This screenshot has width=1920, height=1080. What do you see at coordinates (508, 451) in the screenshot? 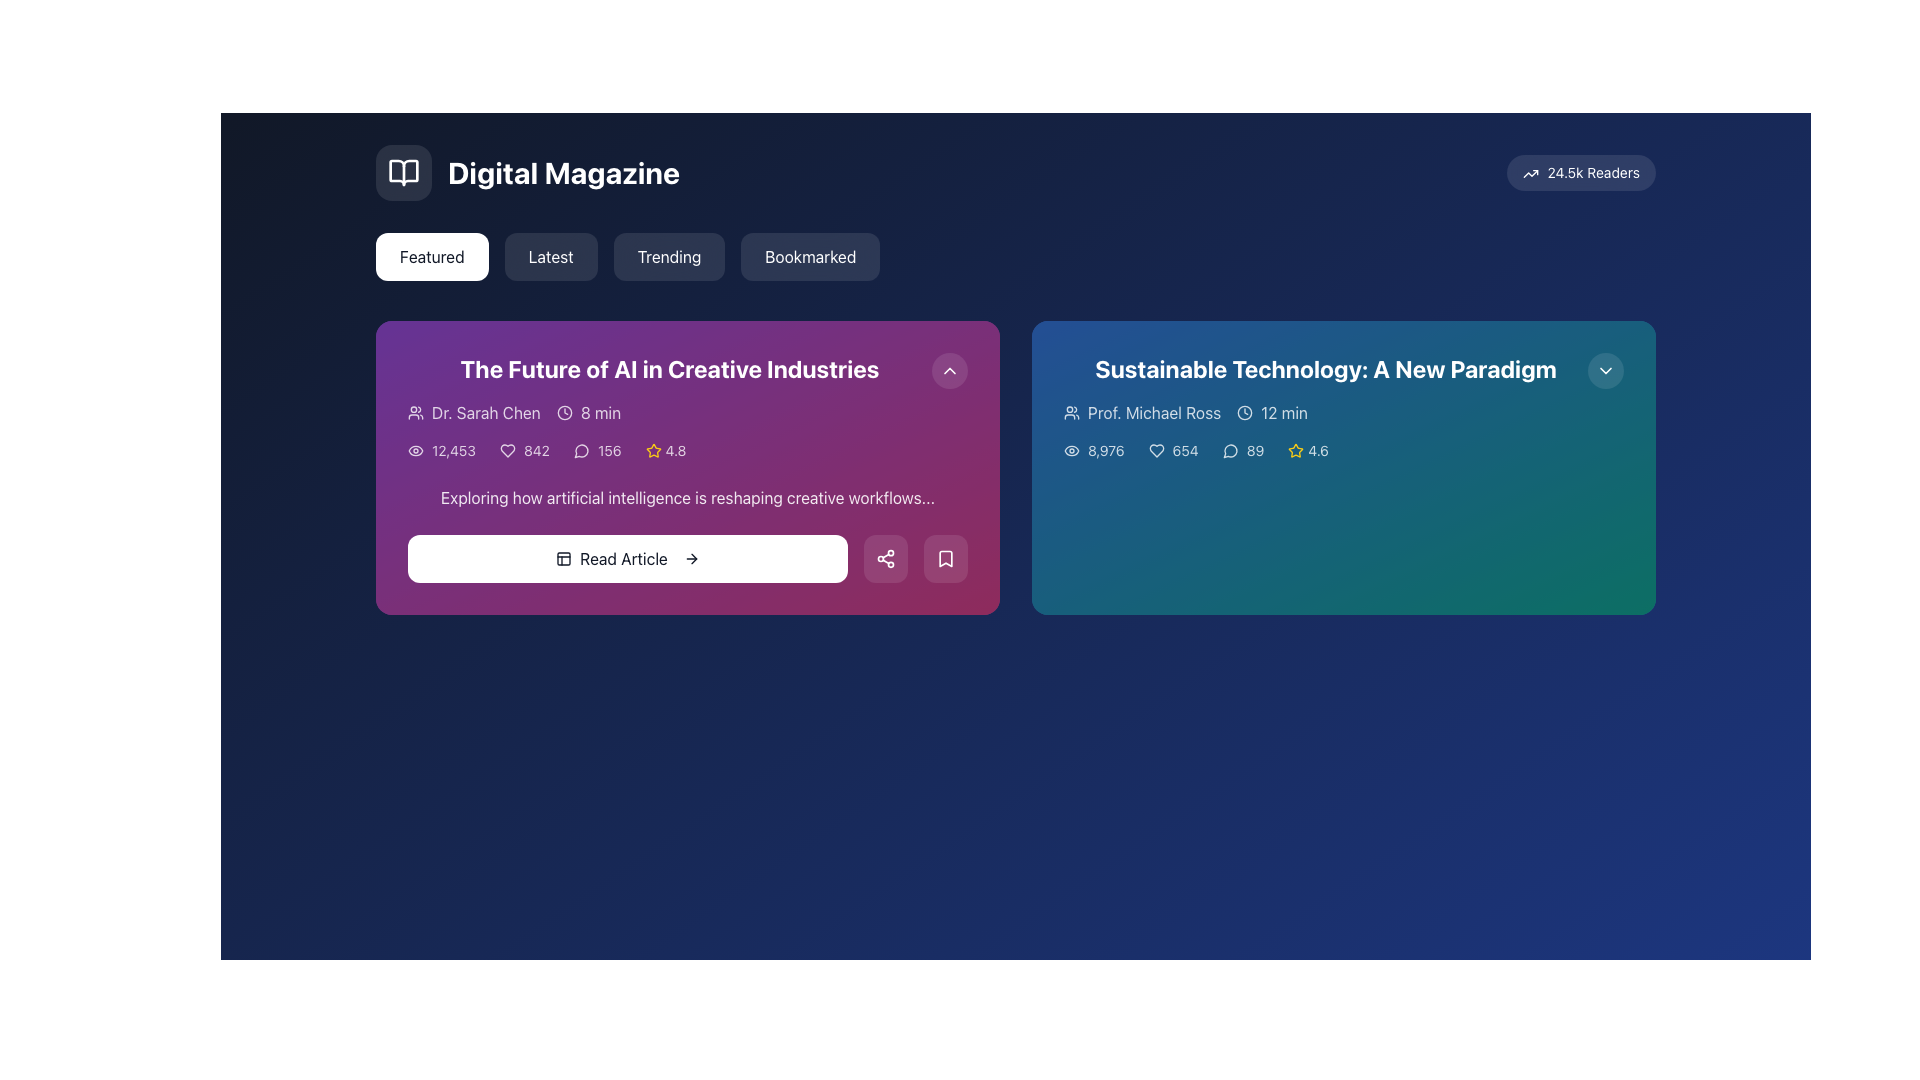
I see `the heart-shaped icon located next to the number '842' on the purple card labeled 'The Future of AI in Creative Industries'` at bounding box center [508, 451].